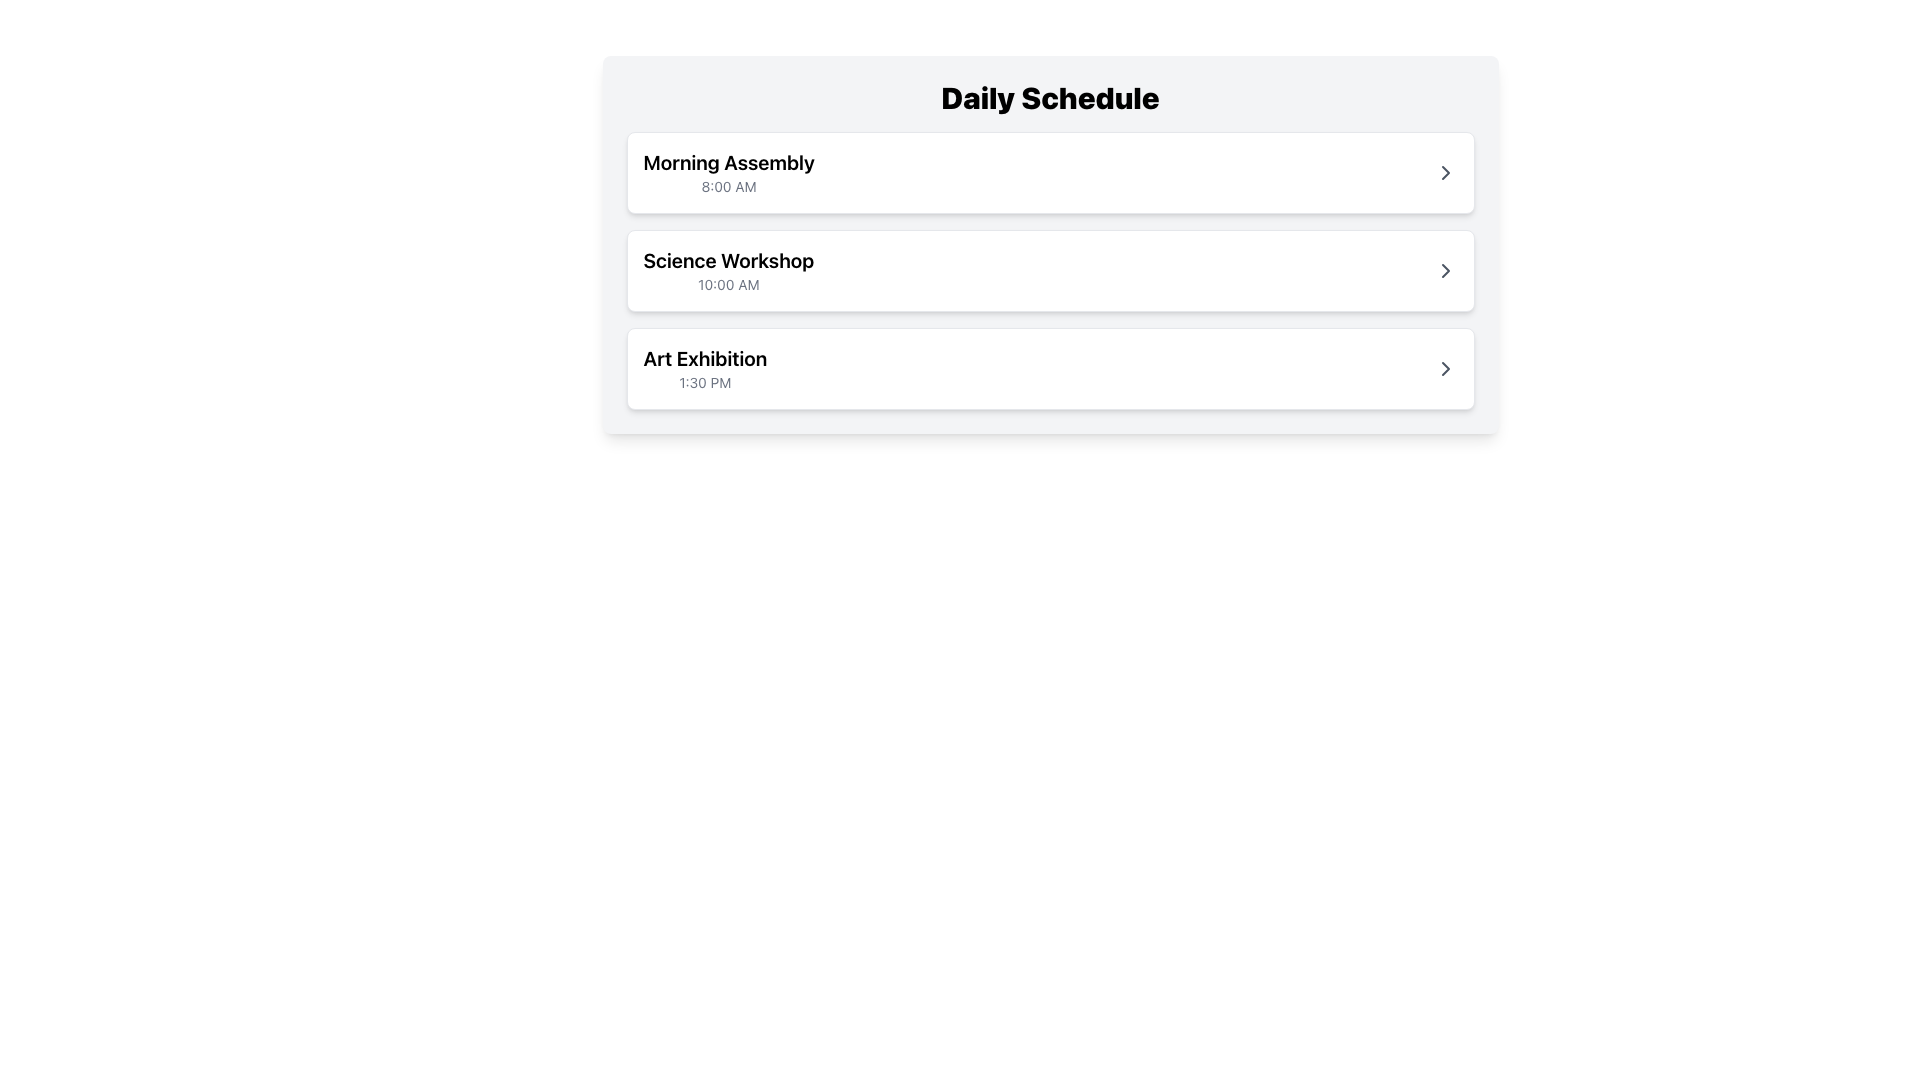 The image size is (1920, 1080). Describe the element at coordinates (1049, 270) in the screenshot. I see `the Informational card with the title 'Science Workshop', which is the second card in a vertical list, positioned between 'Morning Assembly' and 'Art Exhibition'` at that location.